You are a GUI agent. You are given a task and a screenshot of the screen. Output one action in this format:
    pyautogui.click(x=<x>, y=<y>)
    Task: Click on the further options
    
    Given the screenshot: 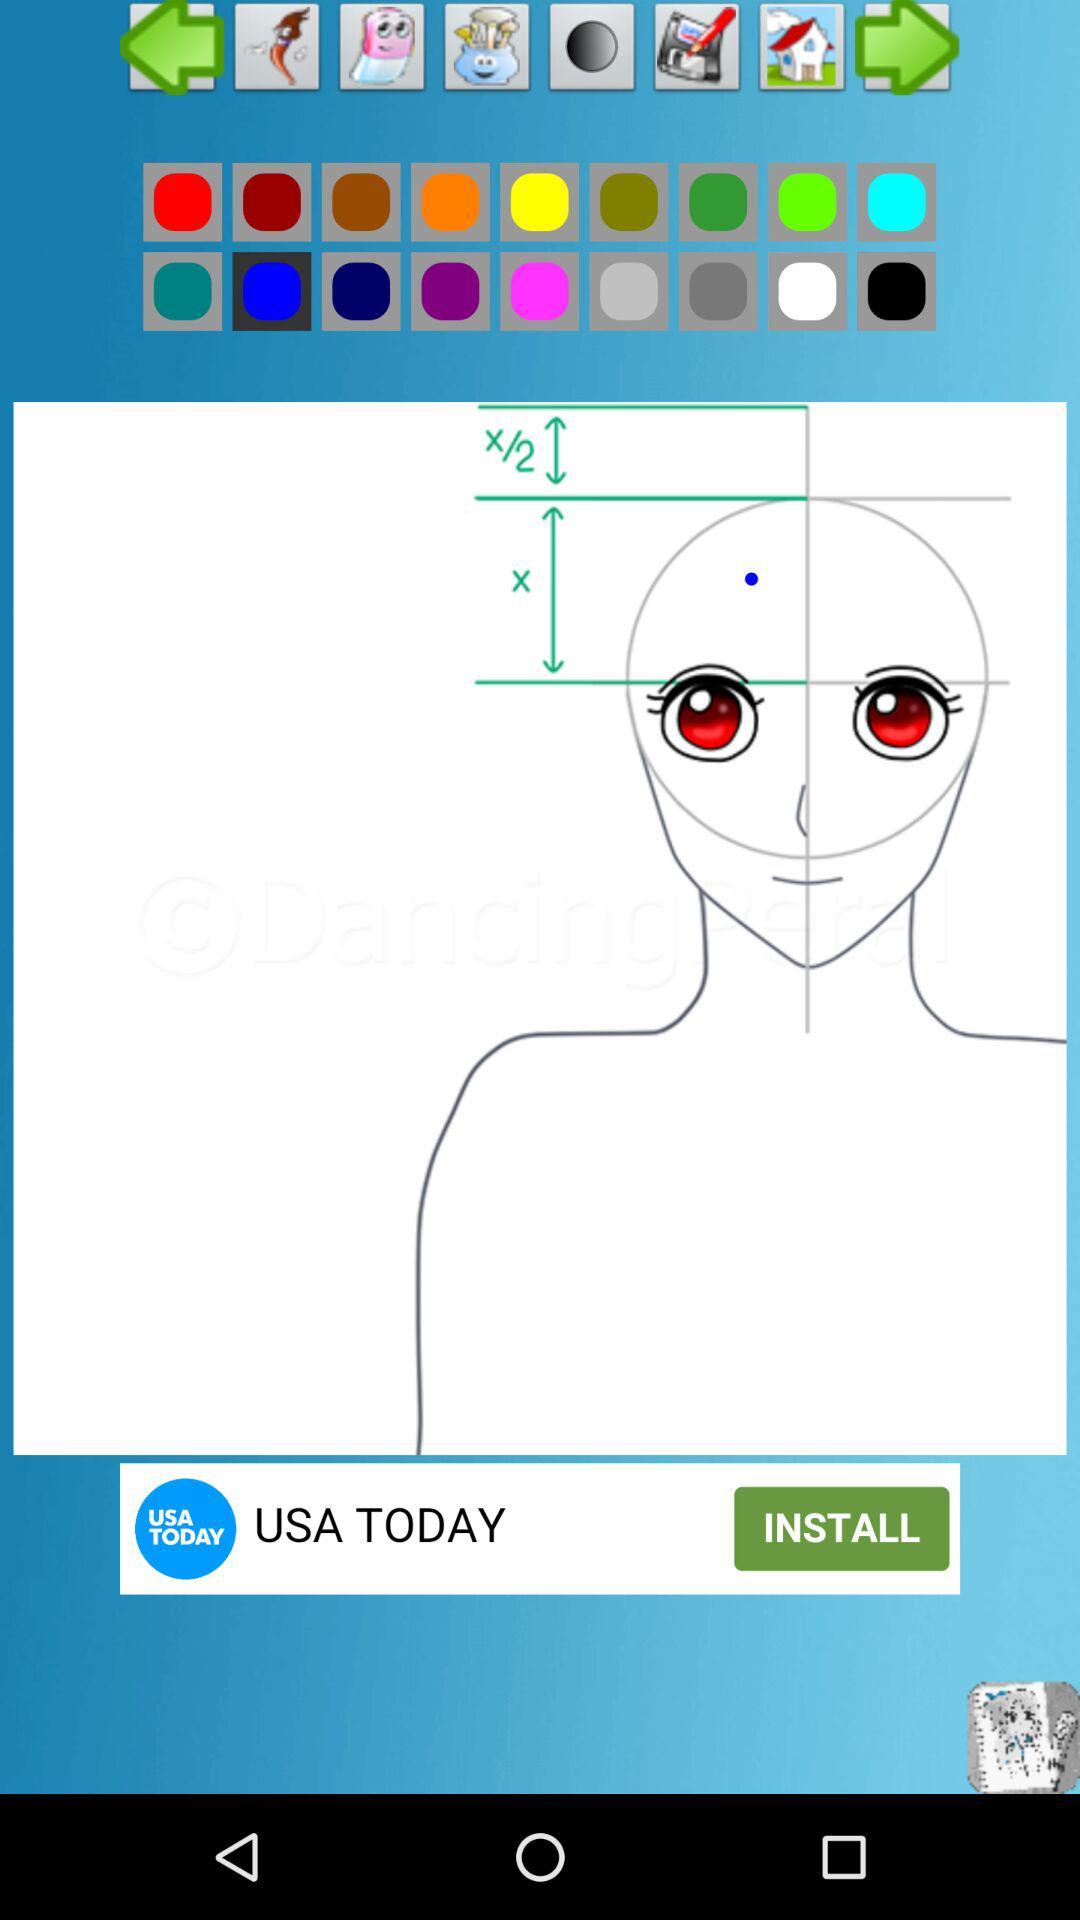 What is the action you would take?
    pyautogui.click(x=907, y=52)
    